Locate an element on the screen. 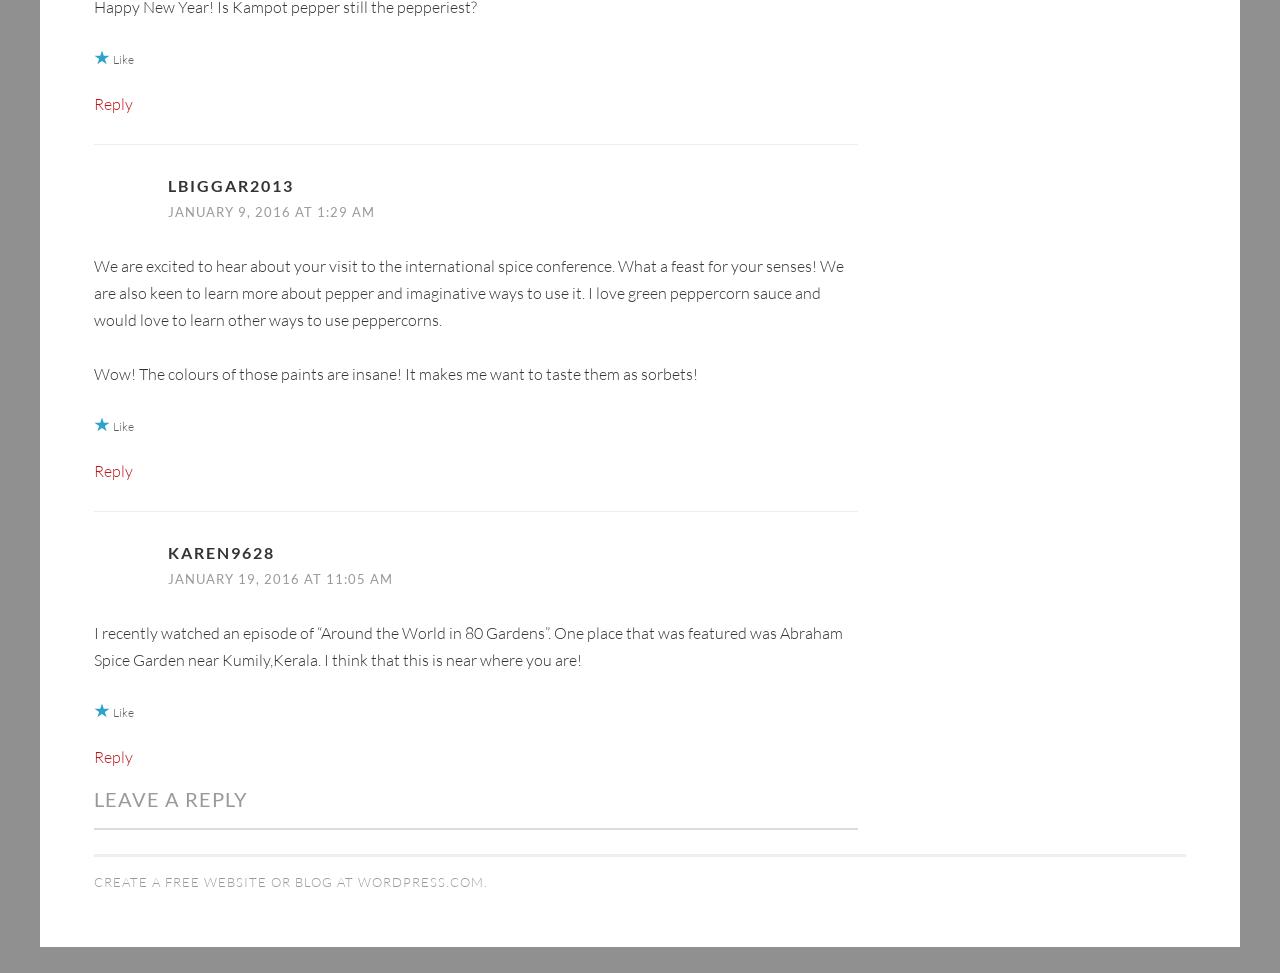 Image resolution: width=1280 pixels, height=973 pixels. 'We are excited to hear about your visit to the international spice conference. What a feast for your senses! We are also keen to learn more about pepper and imaginative ways to use it. I love green peppercorn sauce and would love to learn other ways to use peppercorns.' is located at coordinates (467, 258).